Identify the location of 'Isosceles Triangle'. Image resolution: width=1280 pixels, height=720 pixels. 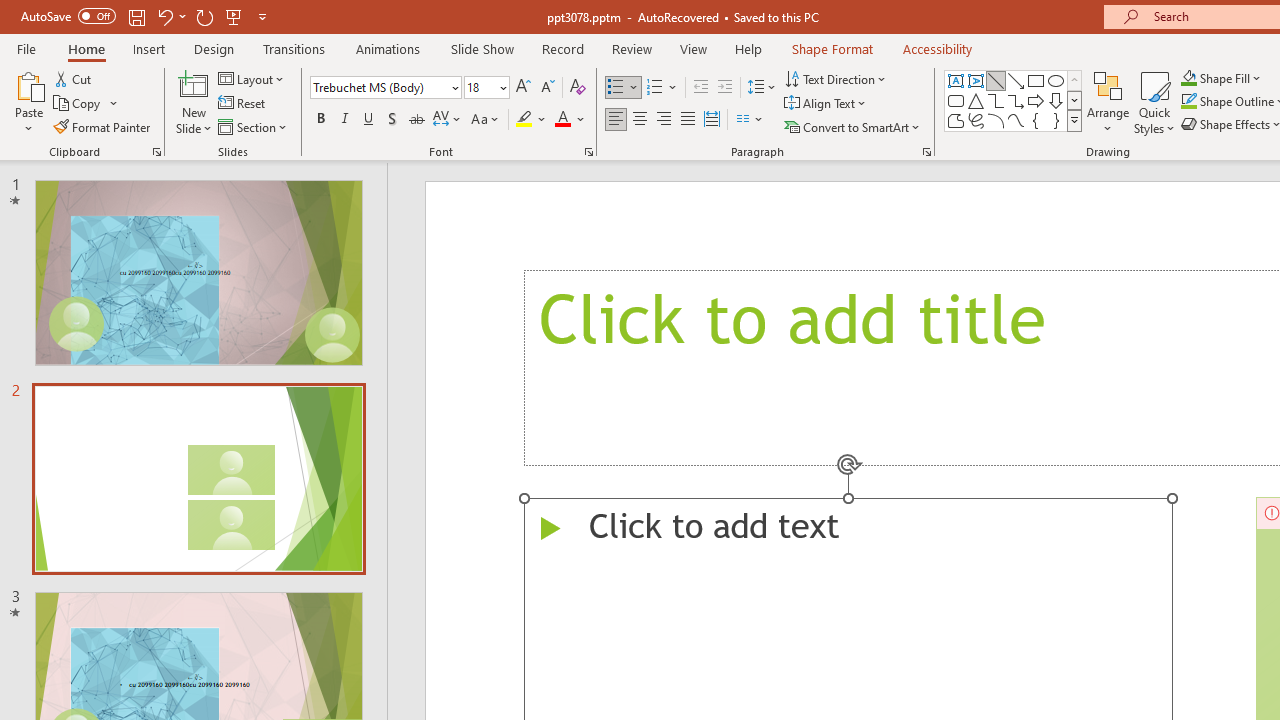
(976, 100).